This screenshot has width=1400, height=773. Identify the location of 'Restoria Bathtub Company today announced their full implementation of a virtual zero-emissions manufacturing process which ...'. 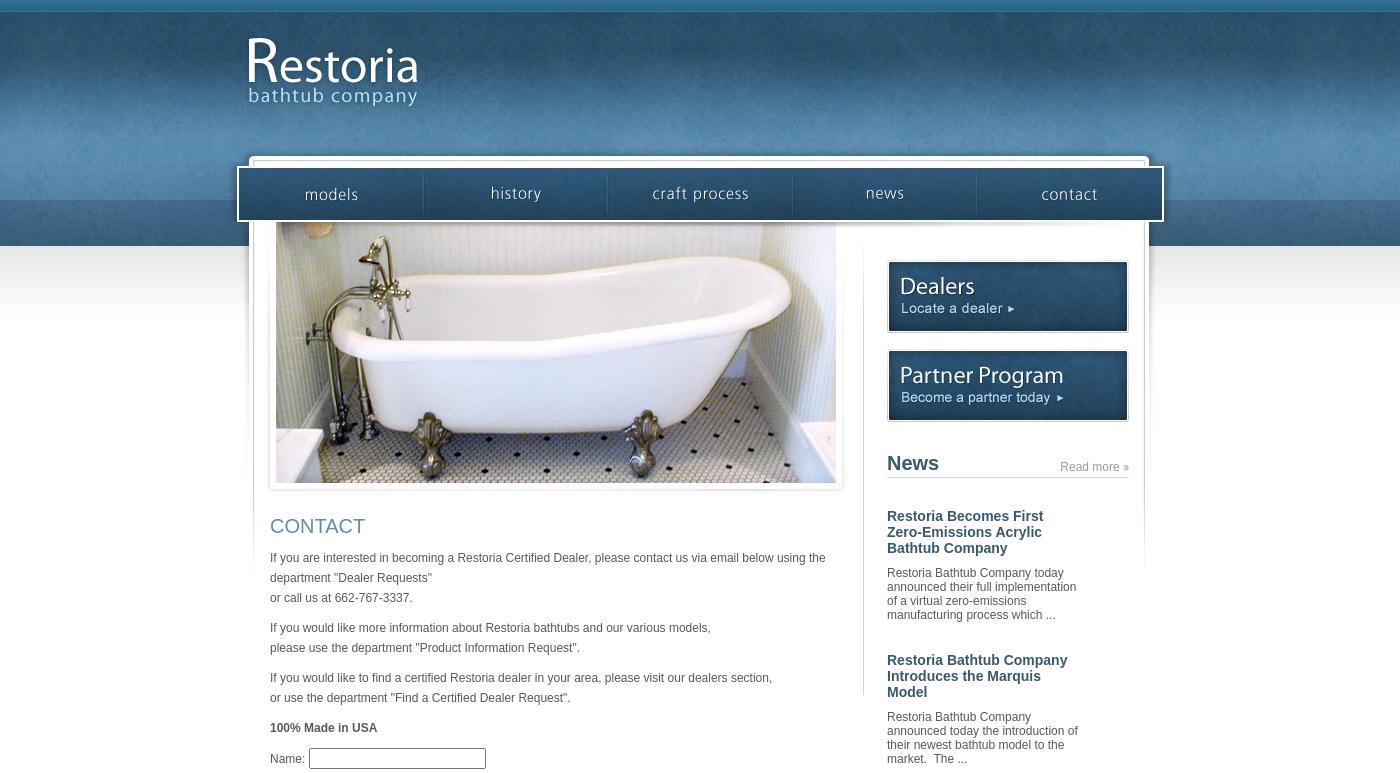
(887, 593).